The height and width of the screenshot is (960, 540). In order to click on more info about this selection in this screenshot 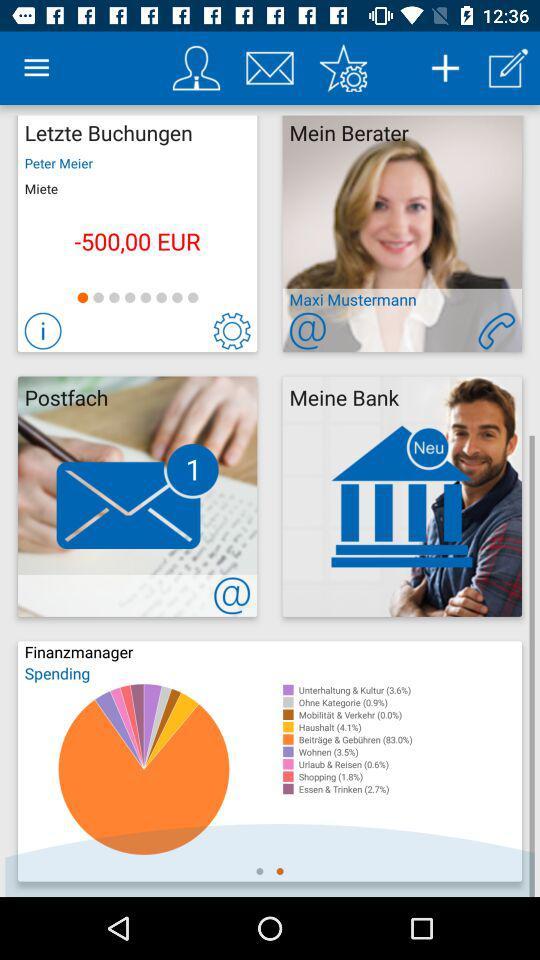, I will do `click(43, 331)`.